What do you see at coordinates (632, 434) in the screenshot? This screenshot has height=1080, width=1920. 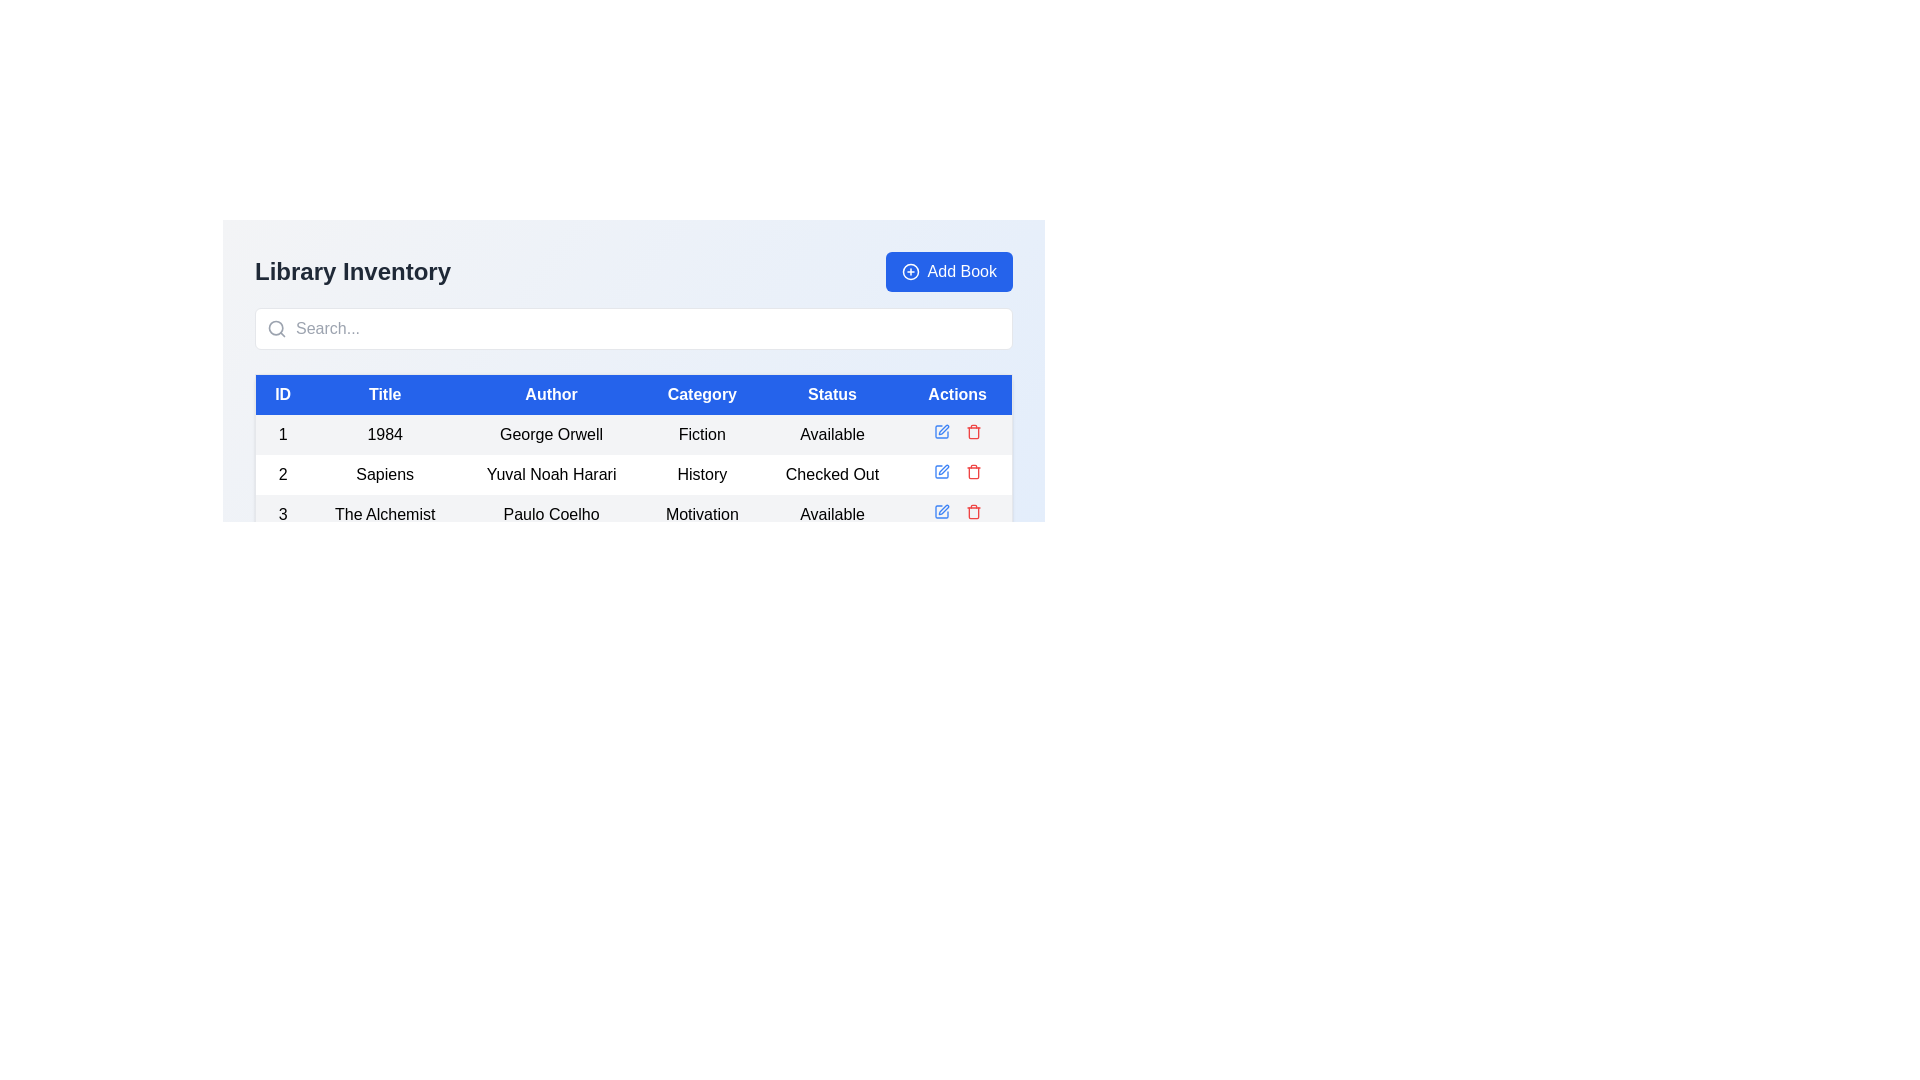 I see `data in the first row of the library inventory table, which displays detailed information about a specific book including its ID, Title, Author, Category, Status, and available Actions` at bounding box center [632, 434].